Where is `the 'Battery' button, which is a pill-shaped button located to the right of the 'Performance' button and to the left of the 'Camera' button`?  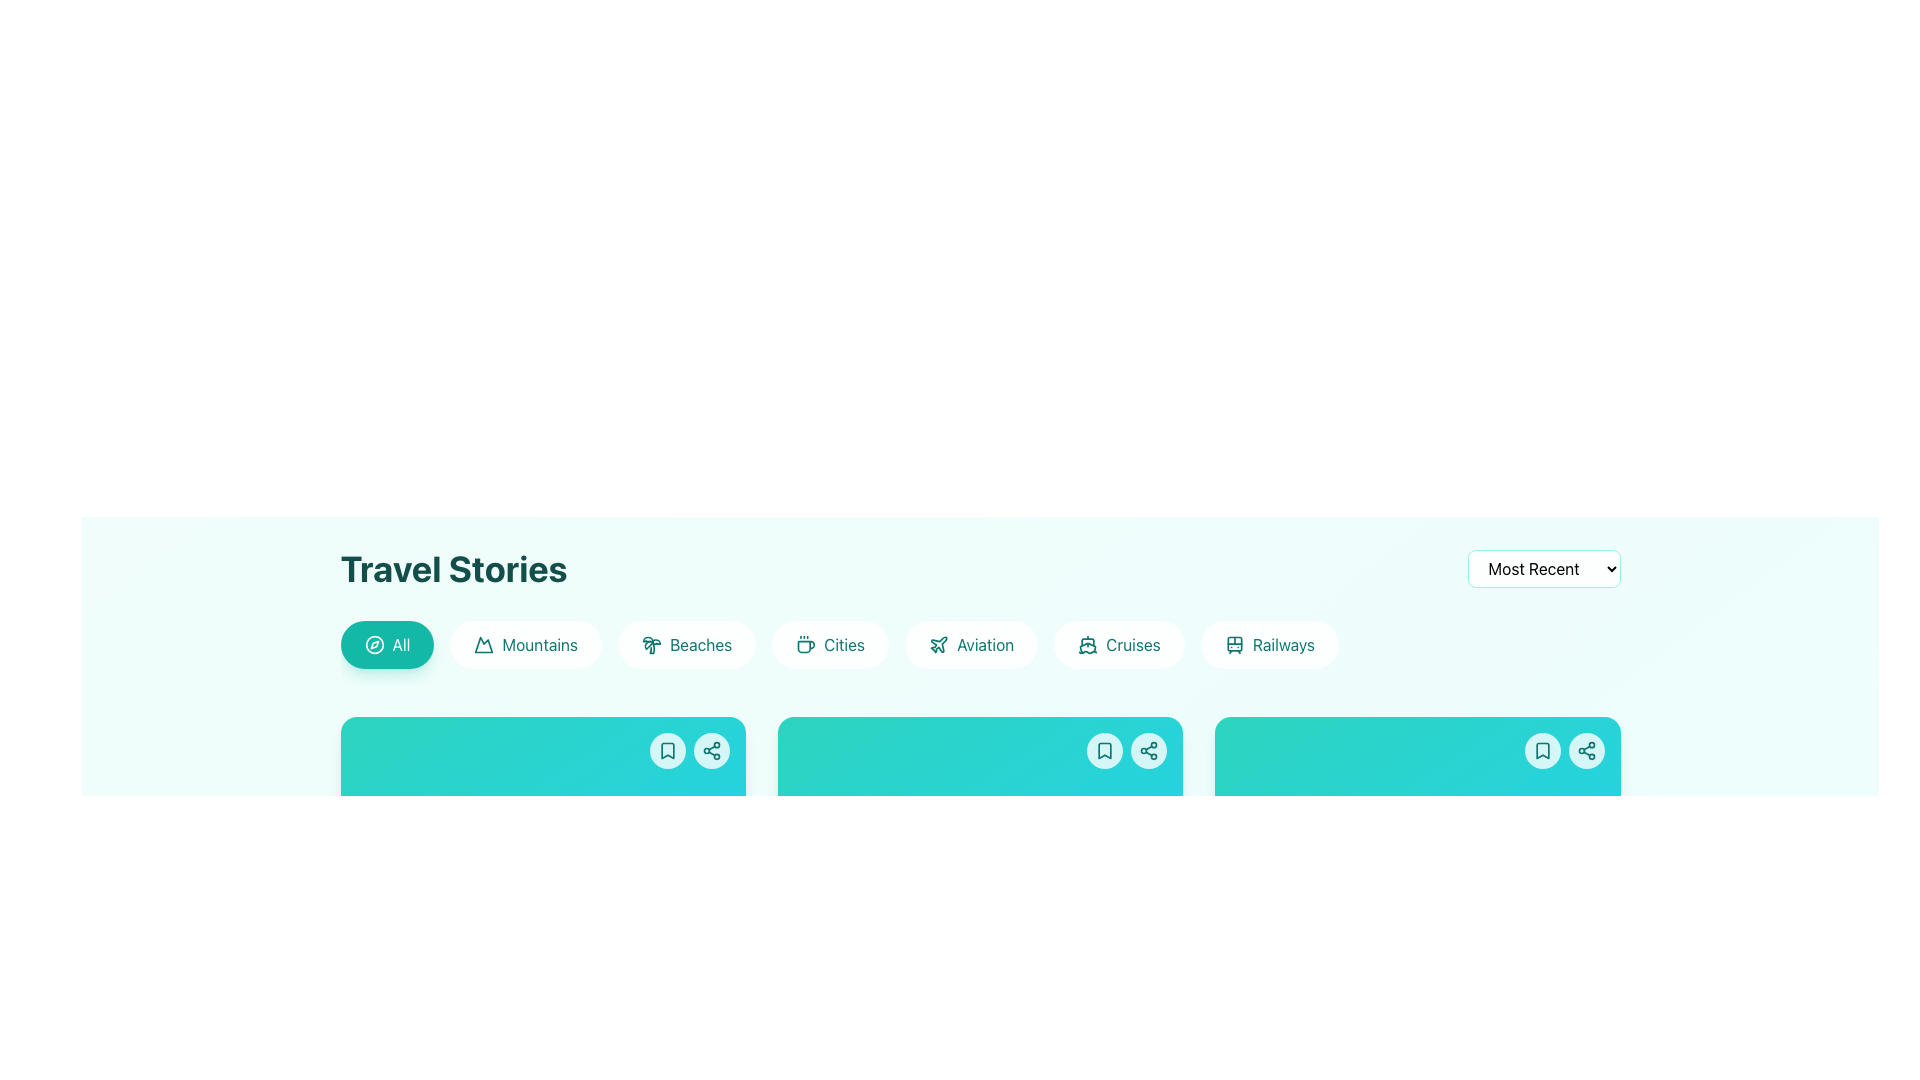
the 'Battery' button, which is a pill-shaped button located to the right of the 'Performance' button and to the left of the 'Camera' button is located at coordinates (554, 667).